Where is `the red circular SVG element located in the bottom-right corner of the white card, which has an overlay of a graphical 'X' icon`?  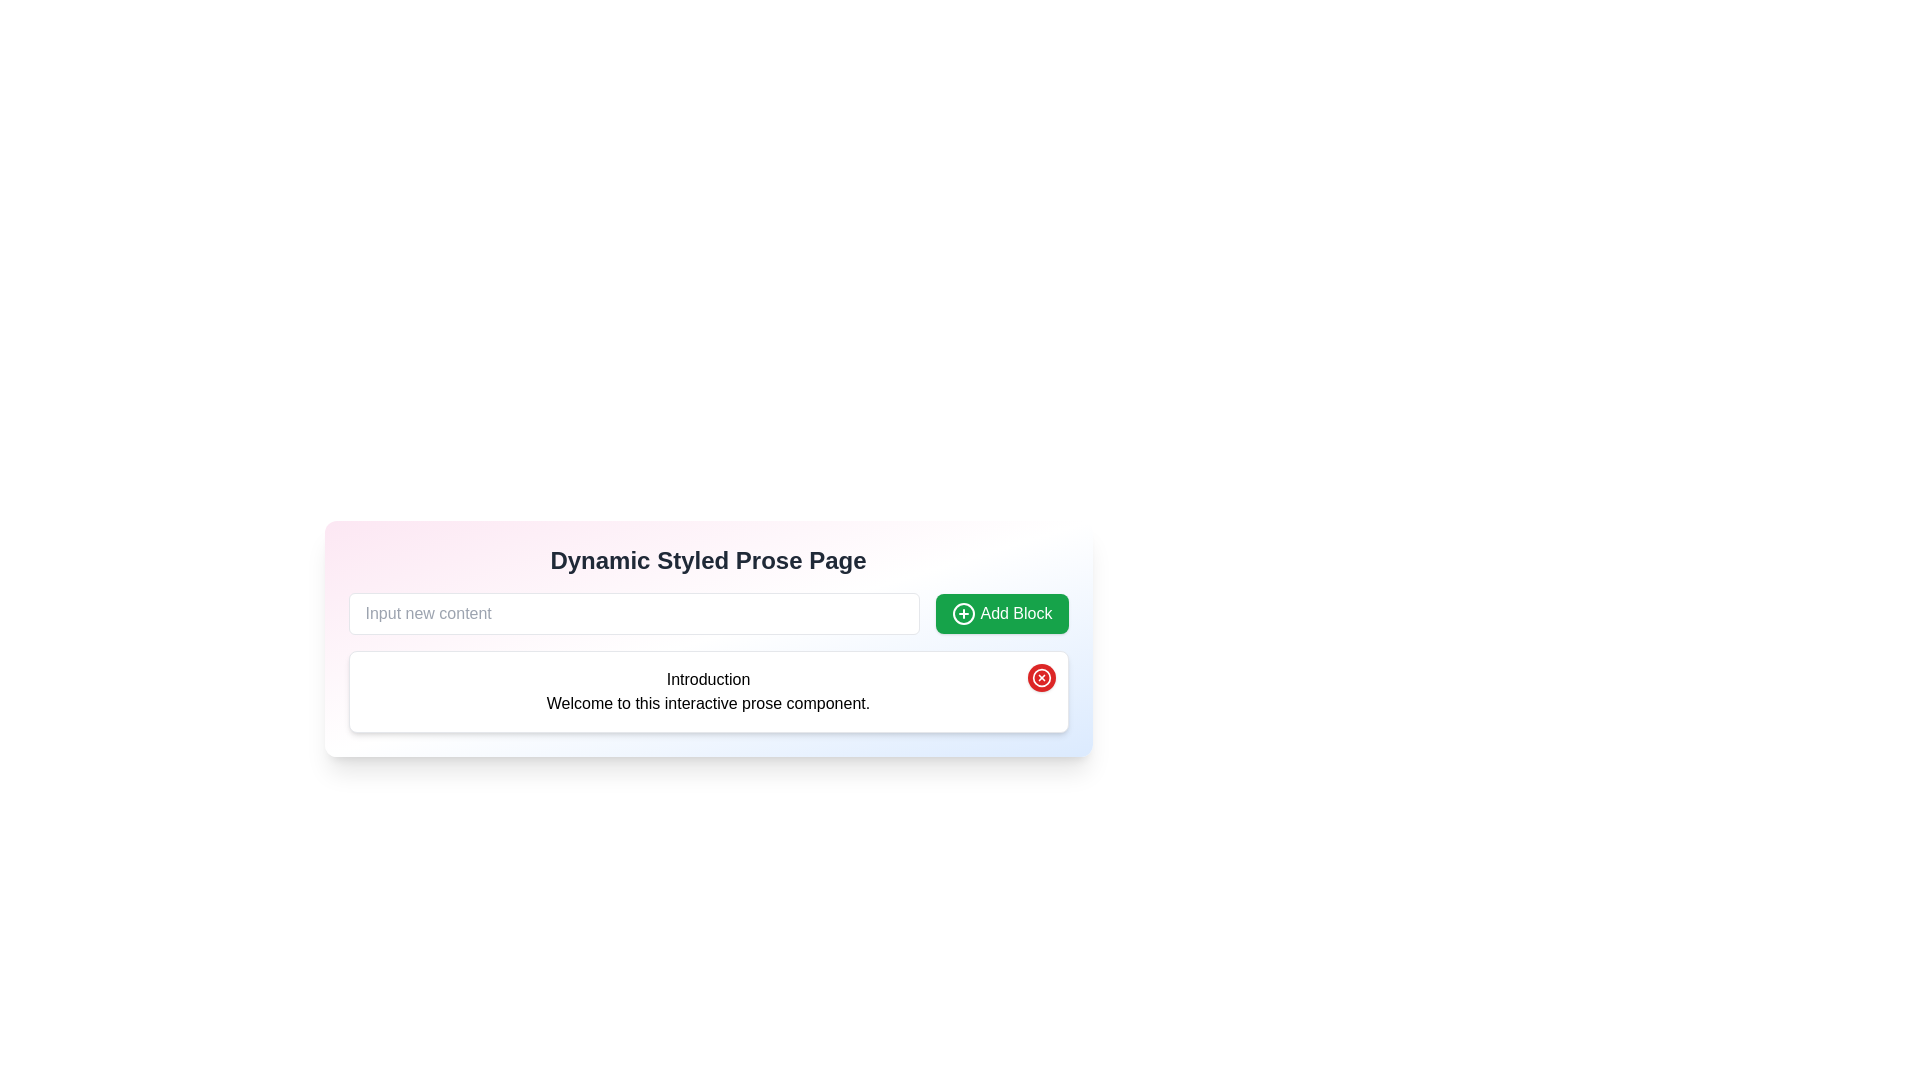
the red circular SVG element located in the bottom-right corner of the white card, which has an overlay of a graphical 'X' icon is located at coordinates (1040, 677).